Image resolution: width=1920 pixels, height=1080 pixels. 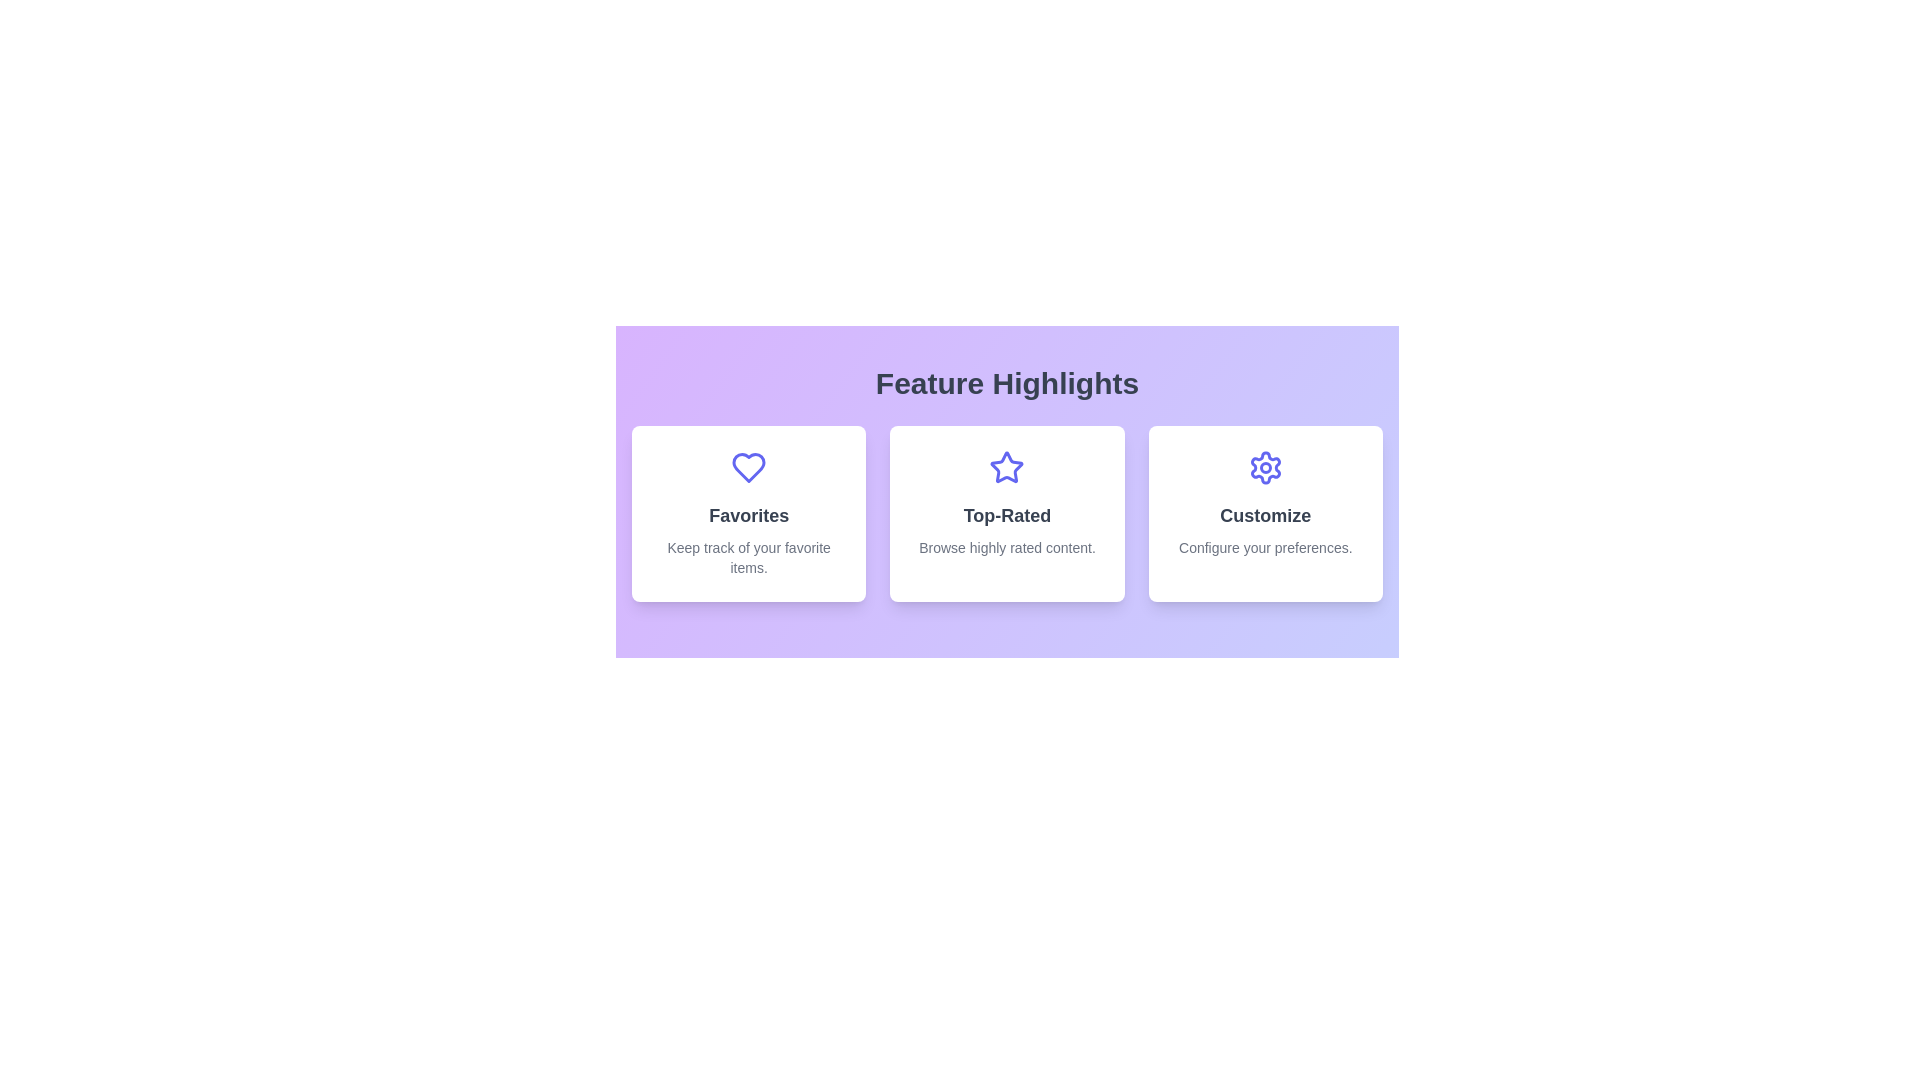 What do you see at coordinates (748, 467) in the screenshot?
I see `the heart-shaped icon within the 'Favorites' card to interact with it` at bounding box center [748, 467].